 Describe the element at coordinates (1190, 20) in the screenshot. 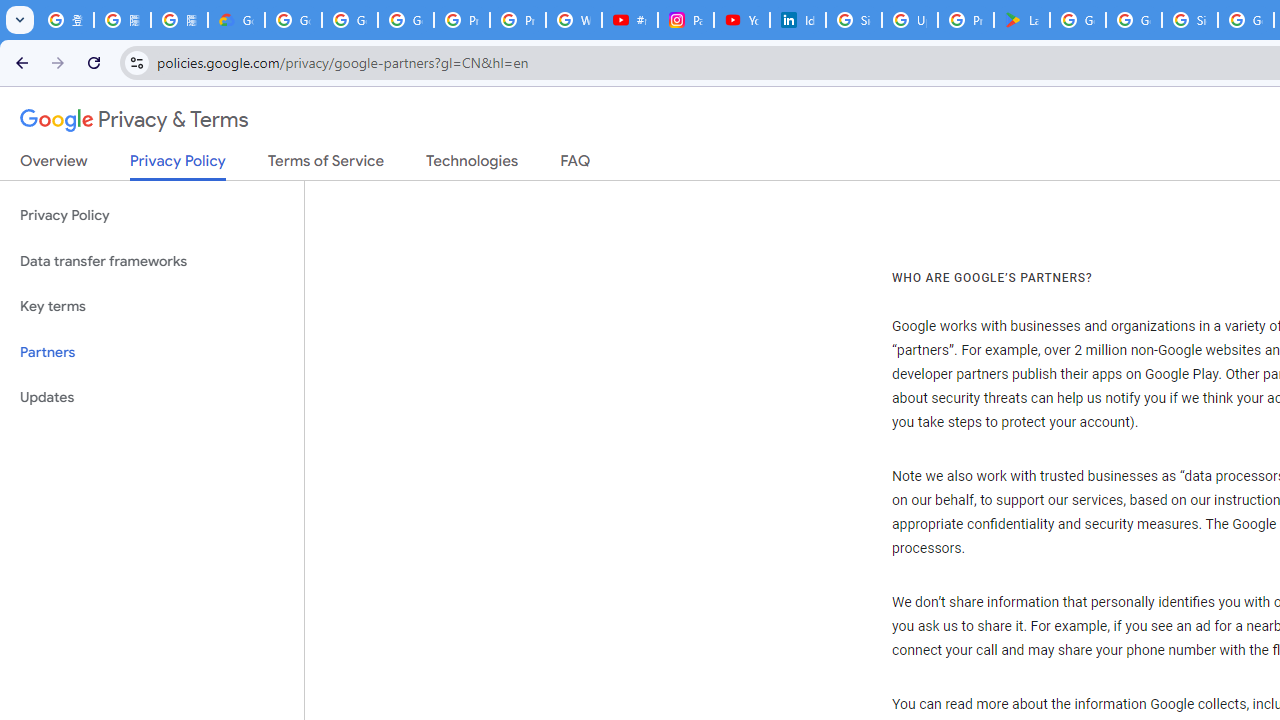

I see `'Sign in - Google Accounts'` at that location.